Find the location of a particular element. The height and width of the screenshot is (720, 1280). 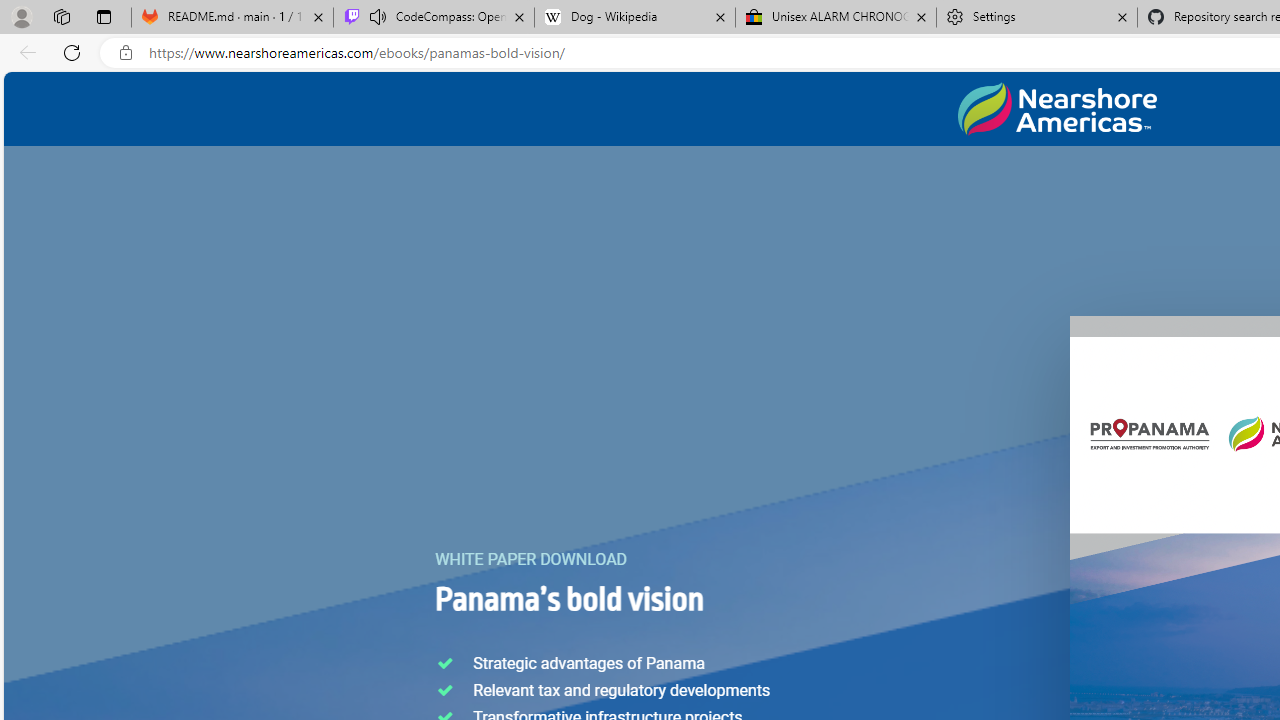

'Mute tab' is located at coordinates (378, 16).